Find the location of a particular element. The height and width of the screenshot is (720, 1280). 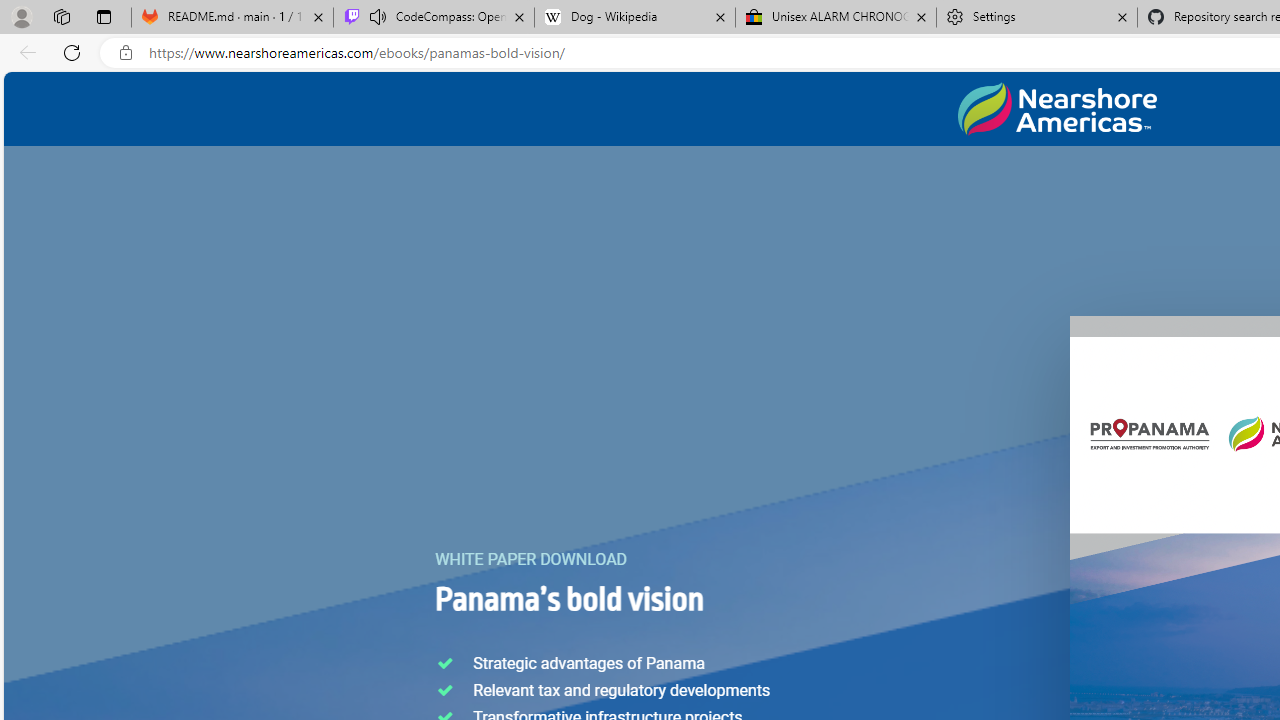

'Mute tab' is located at coordinates (378, 16).